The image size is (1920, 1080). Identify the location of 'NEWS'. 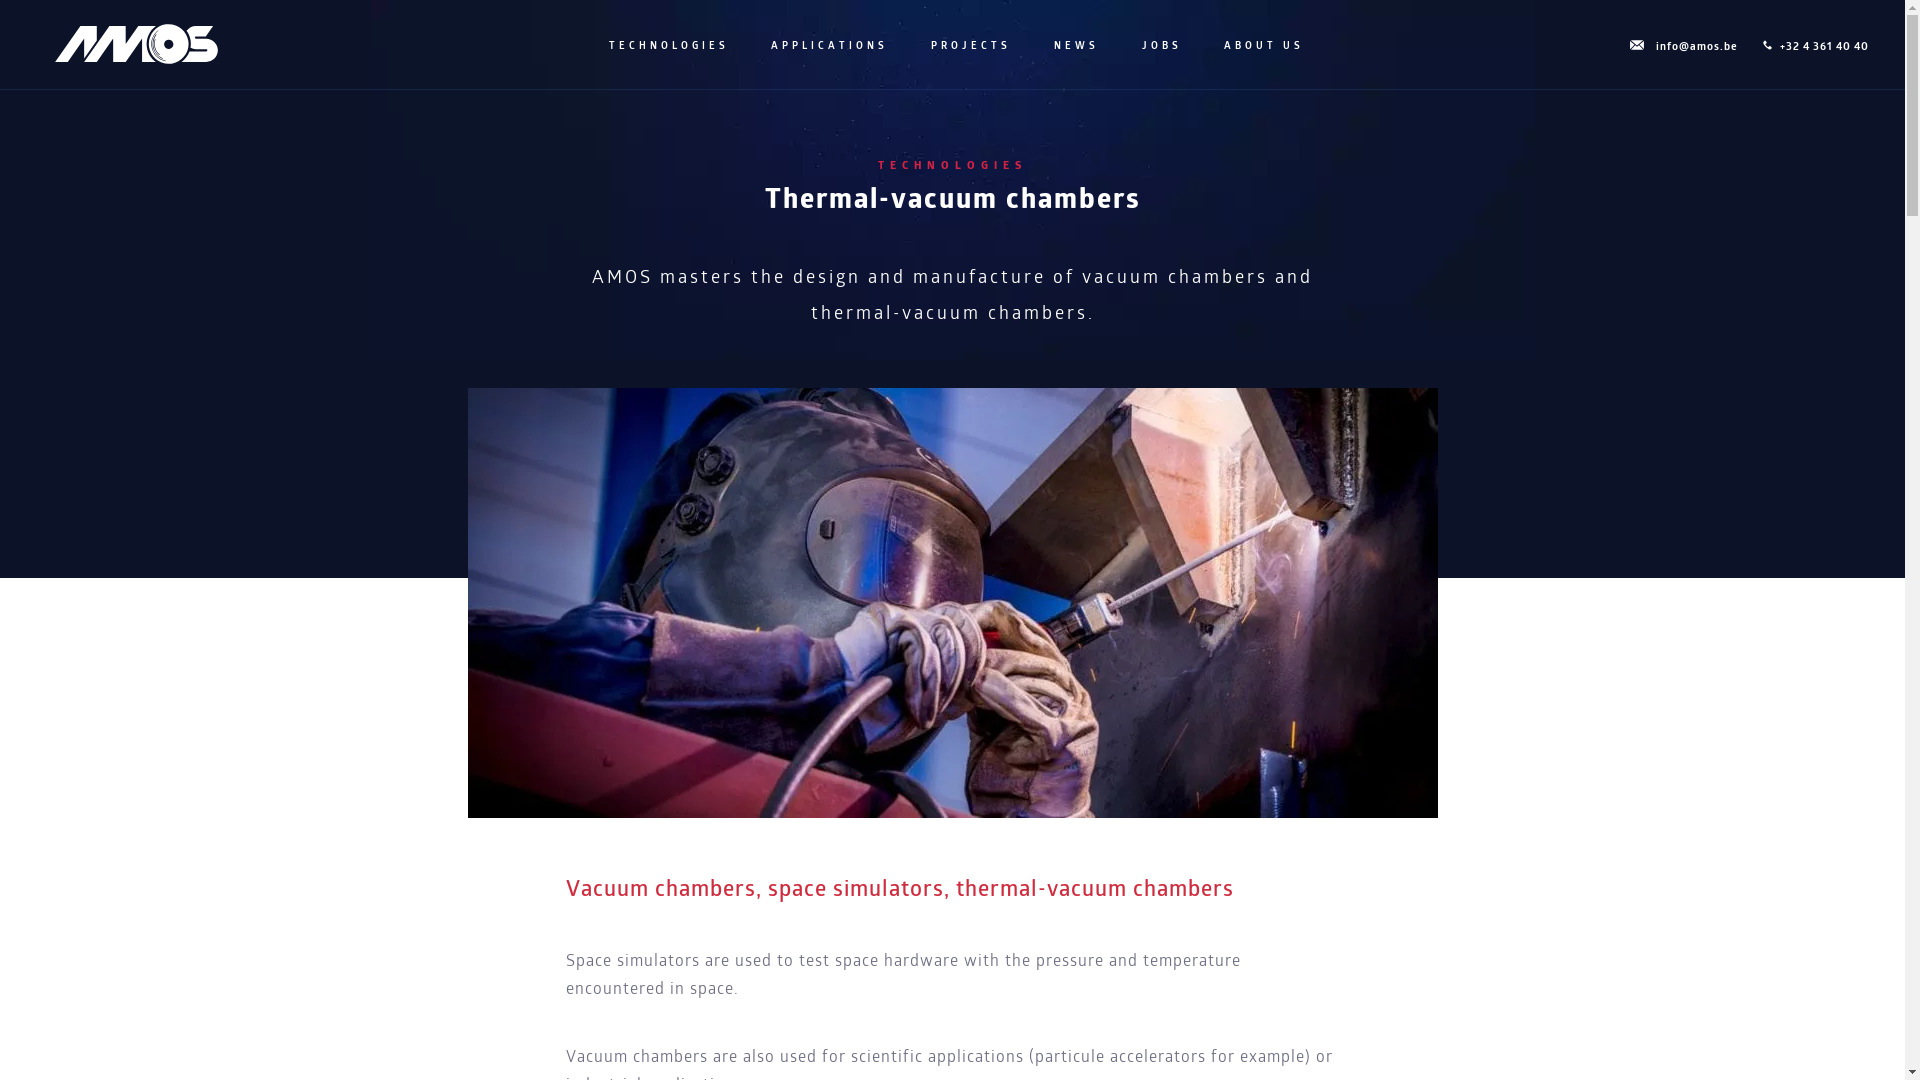
(1073, 45).